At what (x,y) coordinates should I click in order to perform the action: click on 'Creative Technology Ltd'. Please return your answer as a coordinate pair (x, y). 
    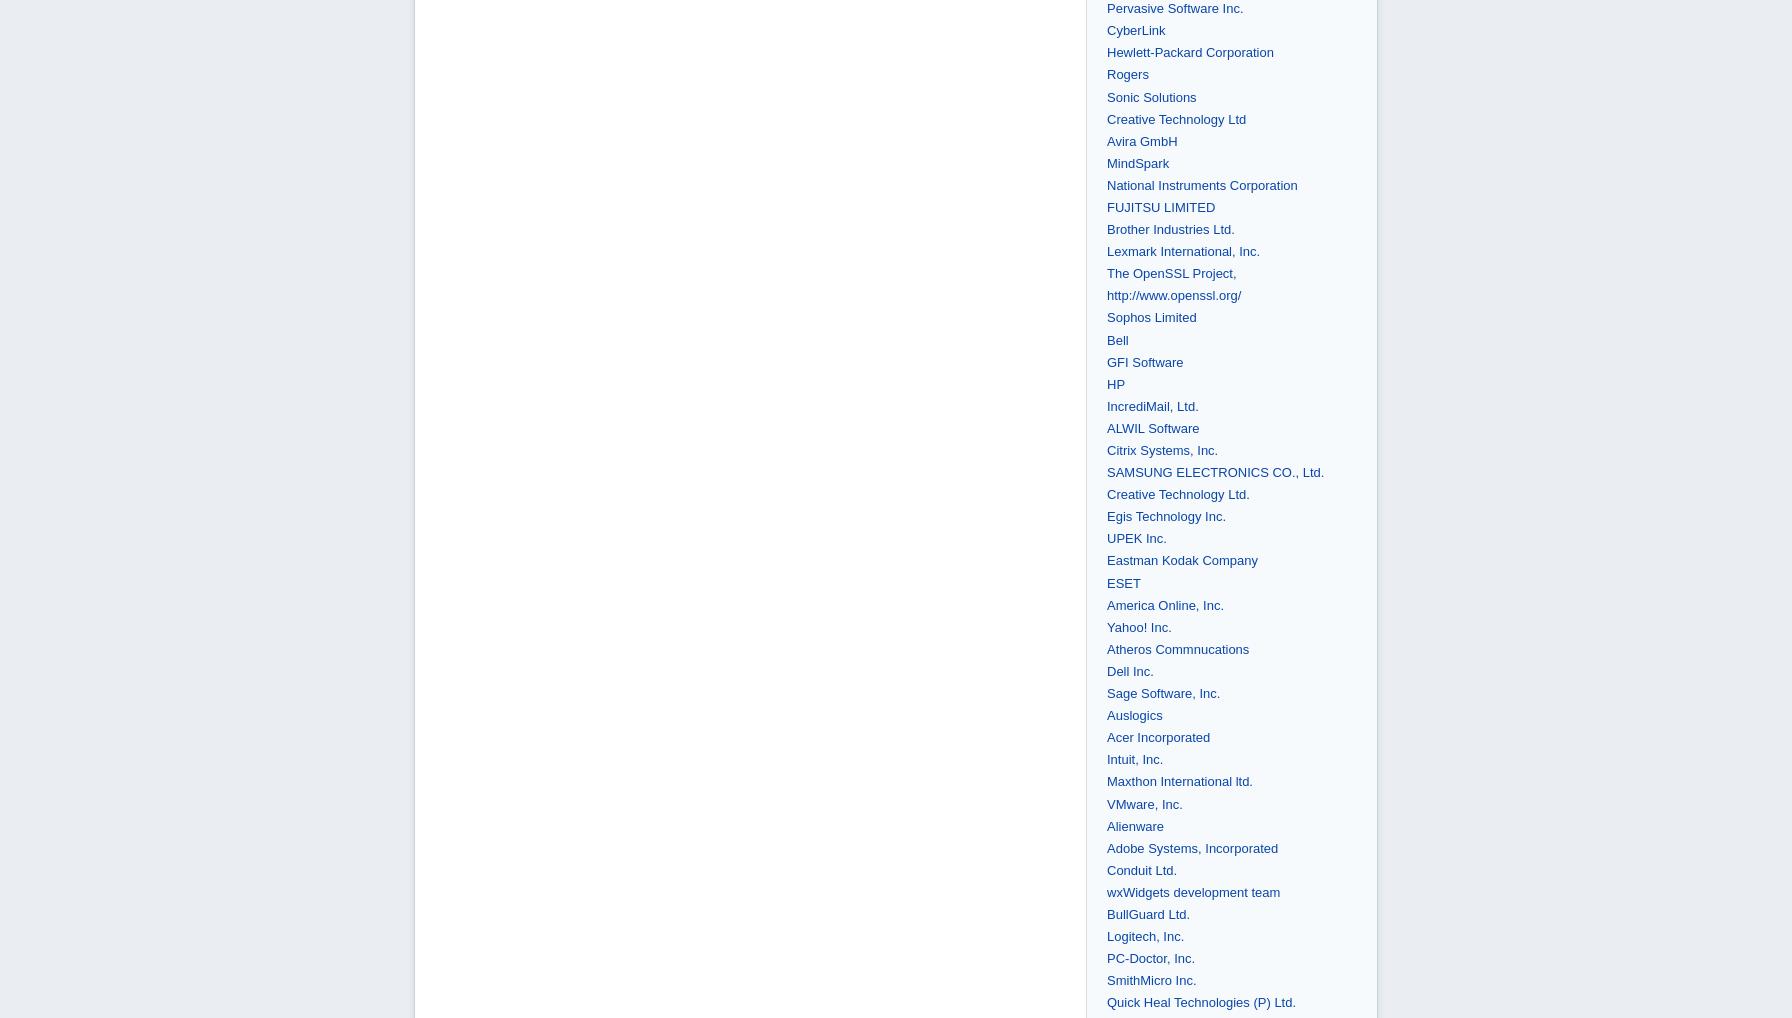
    Looking at the image, I should click on (1176, 117).